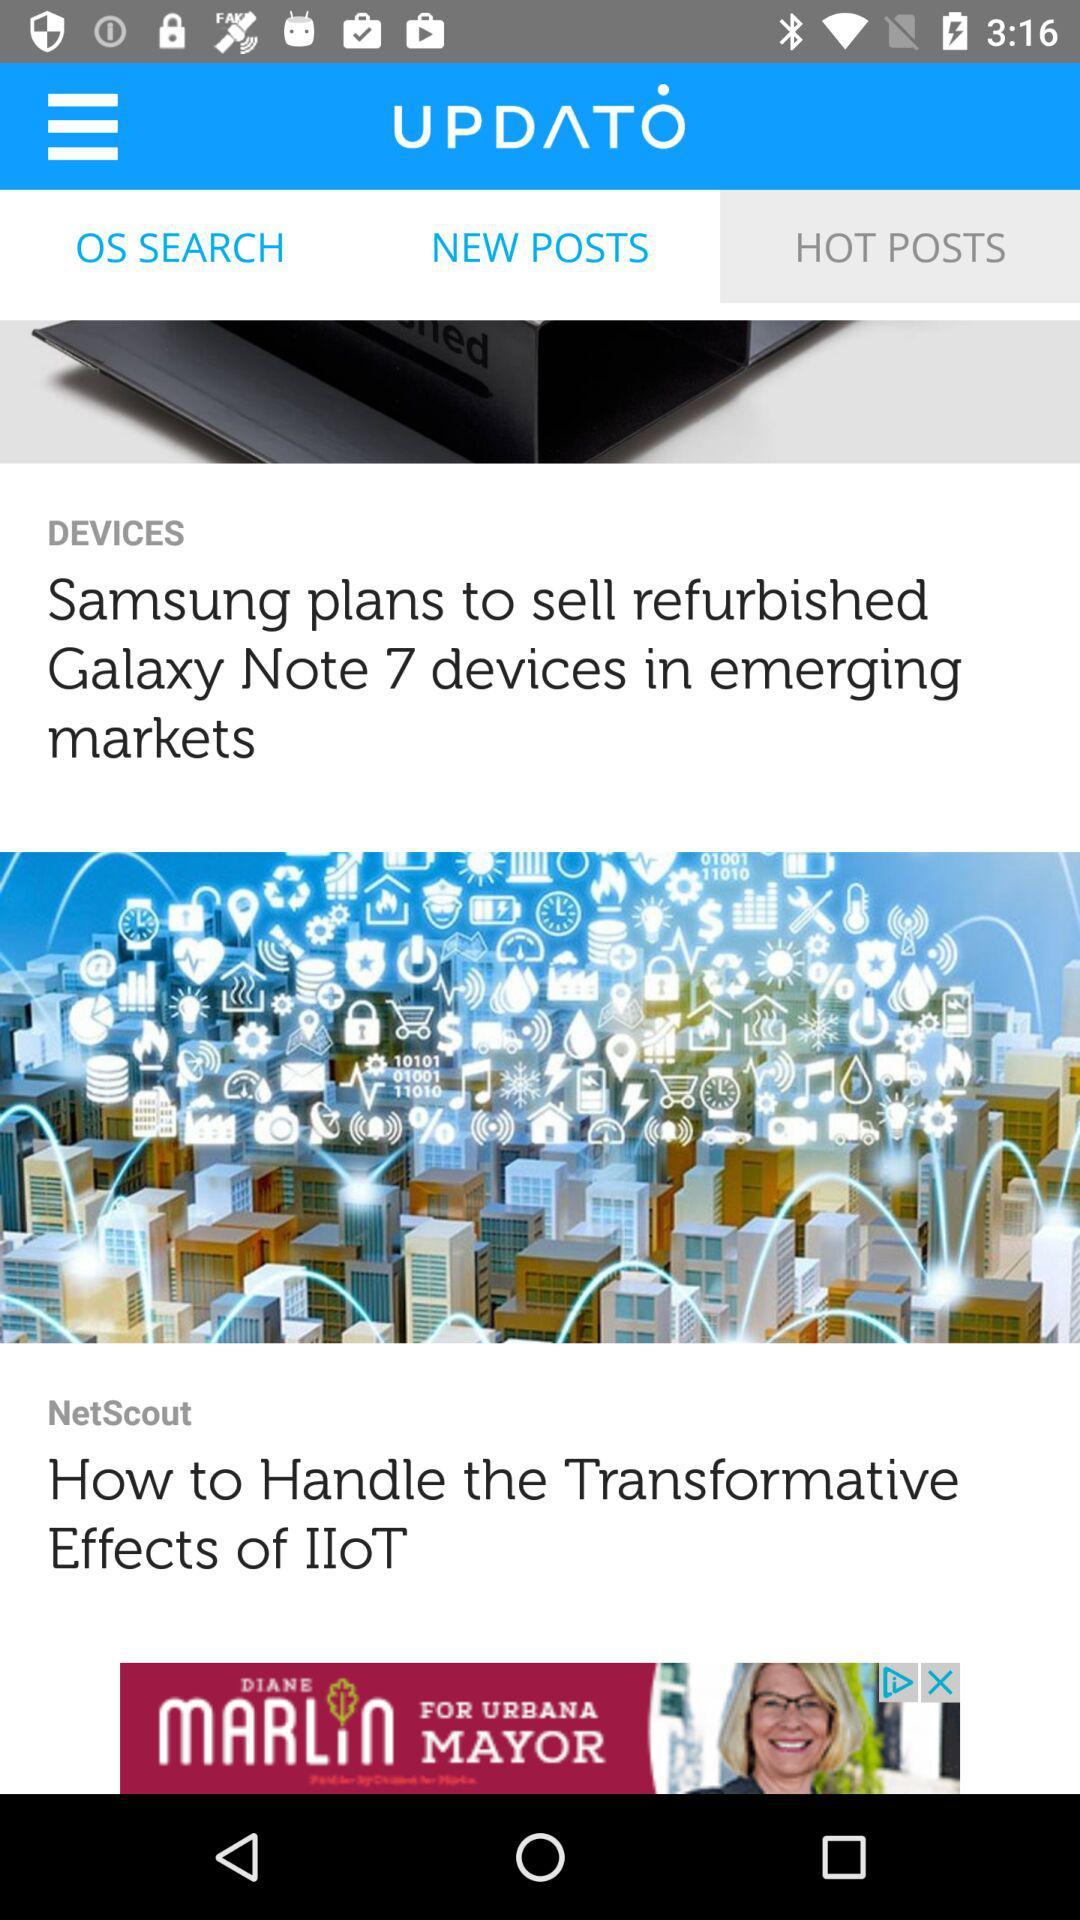 This screenshot has width=1080, height=1920. Describe the element at coordinates (81, 125) in the screenshot. I see `expand options button` at that location.